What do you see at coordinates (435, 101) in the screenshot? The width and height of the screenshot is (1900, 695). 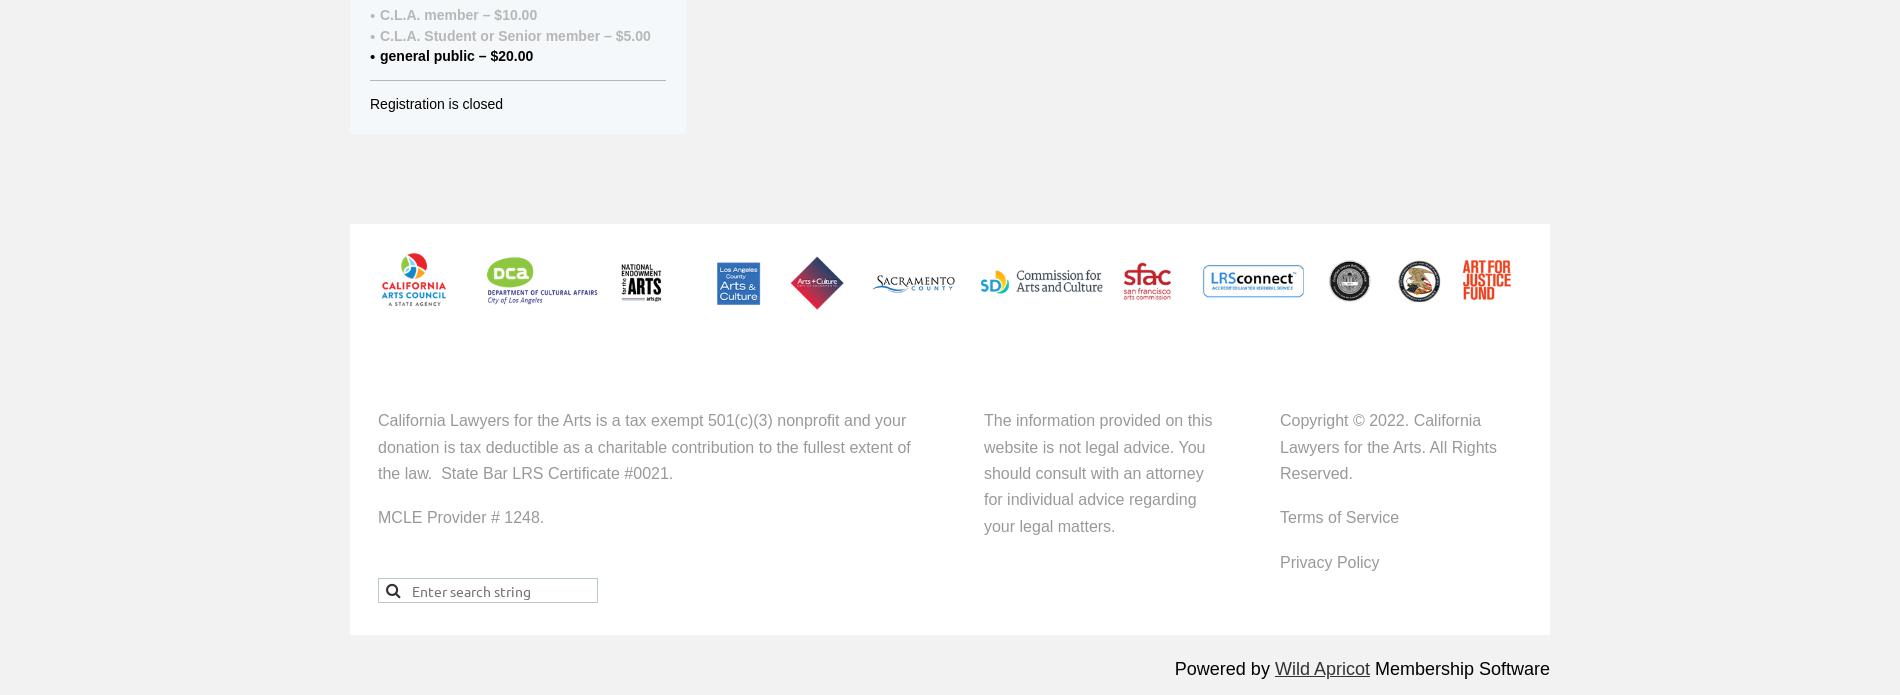 I see `'Registration is closed'` at bounding box center [435, 101].